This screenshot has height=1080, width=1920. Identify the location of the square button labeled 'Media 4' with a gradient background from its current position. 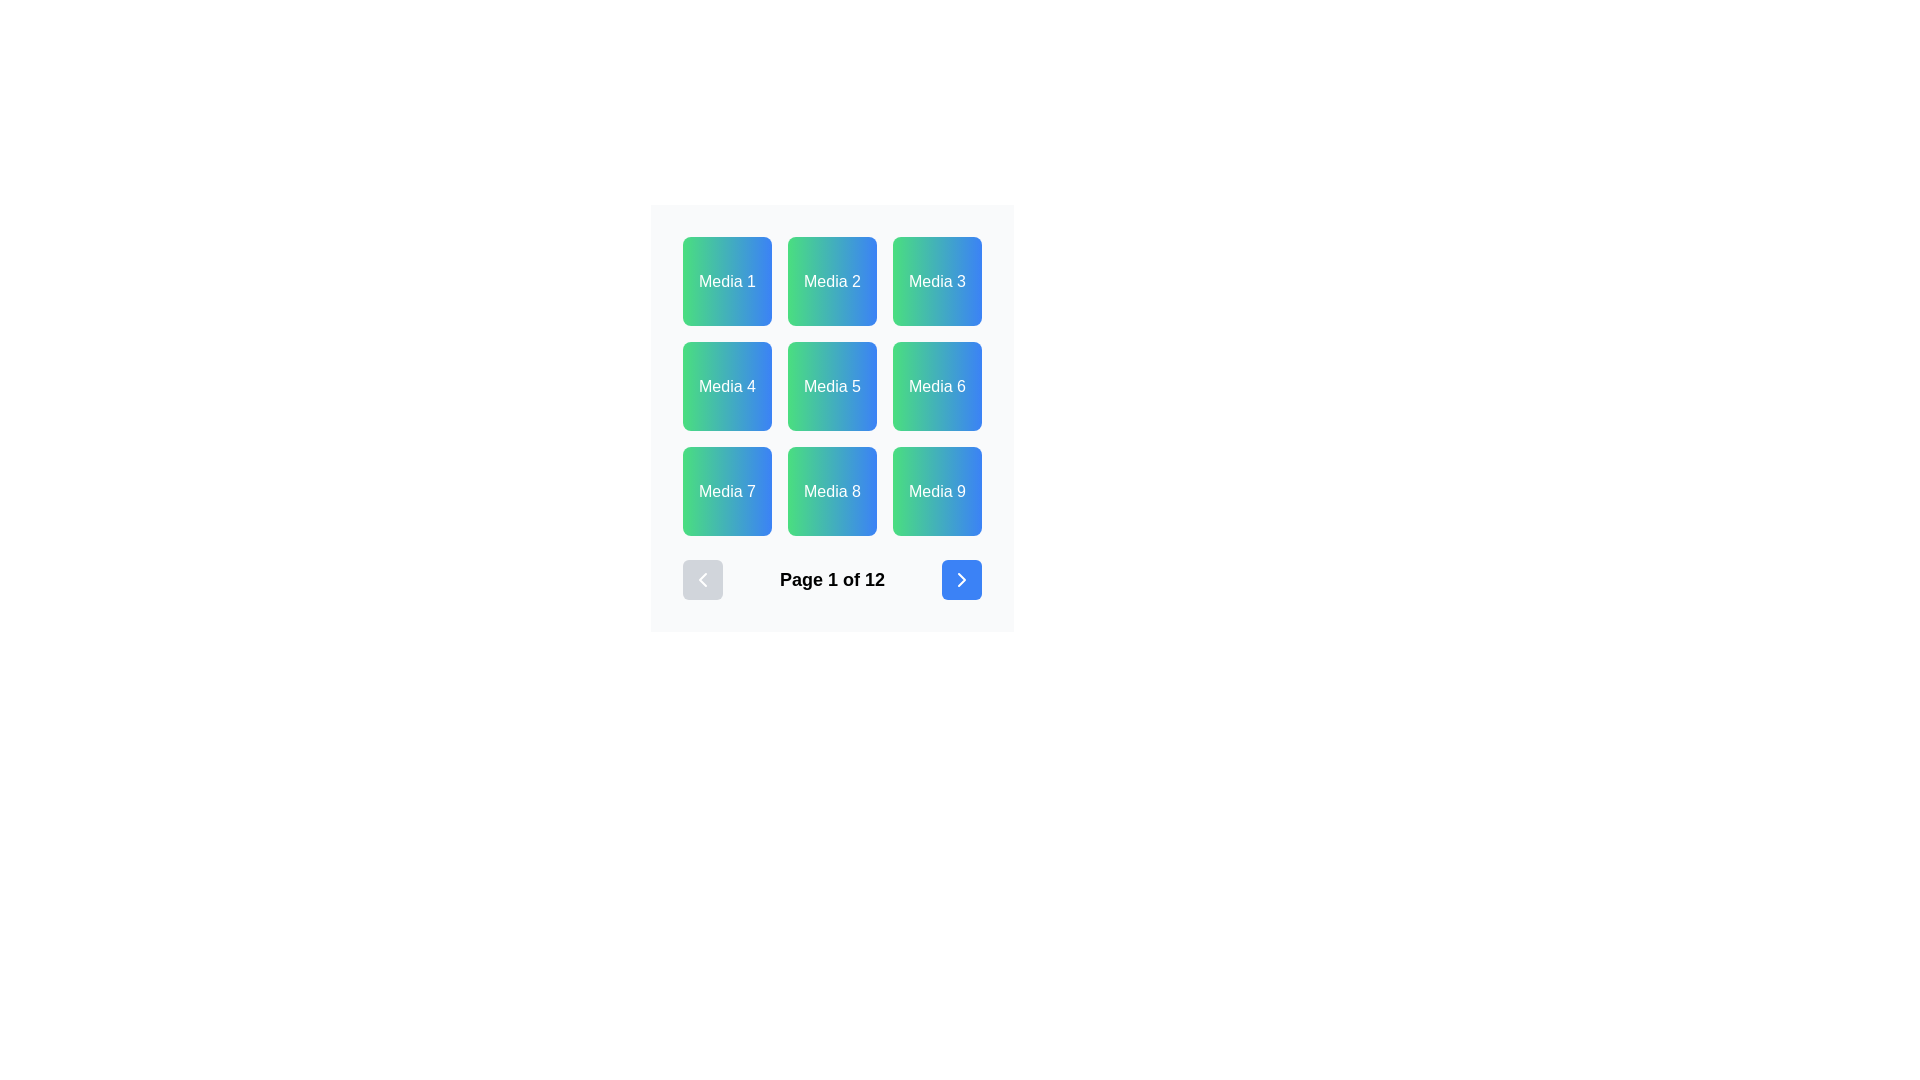
(726, 386).